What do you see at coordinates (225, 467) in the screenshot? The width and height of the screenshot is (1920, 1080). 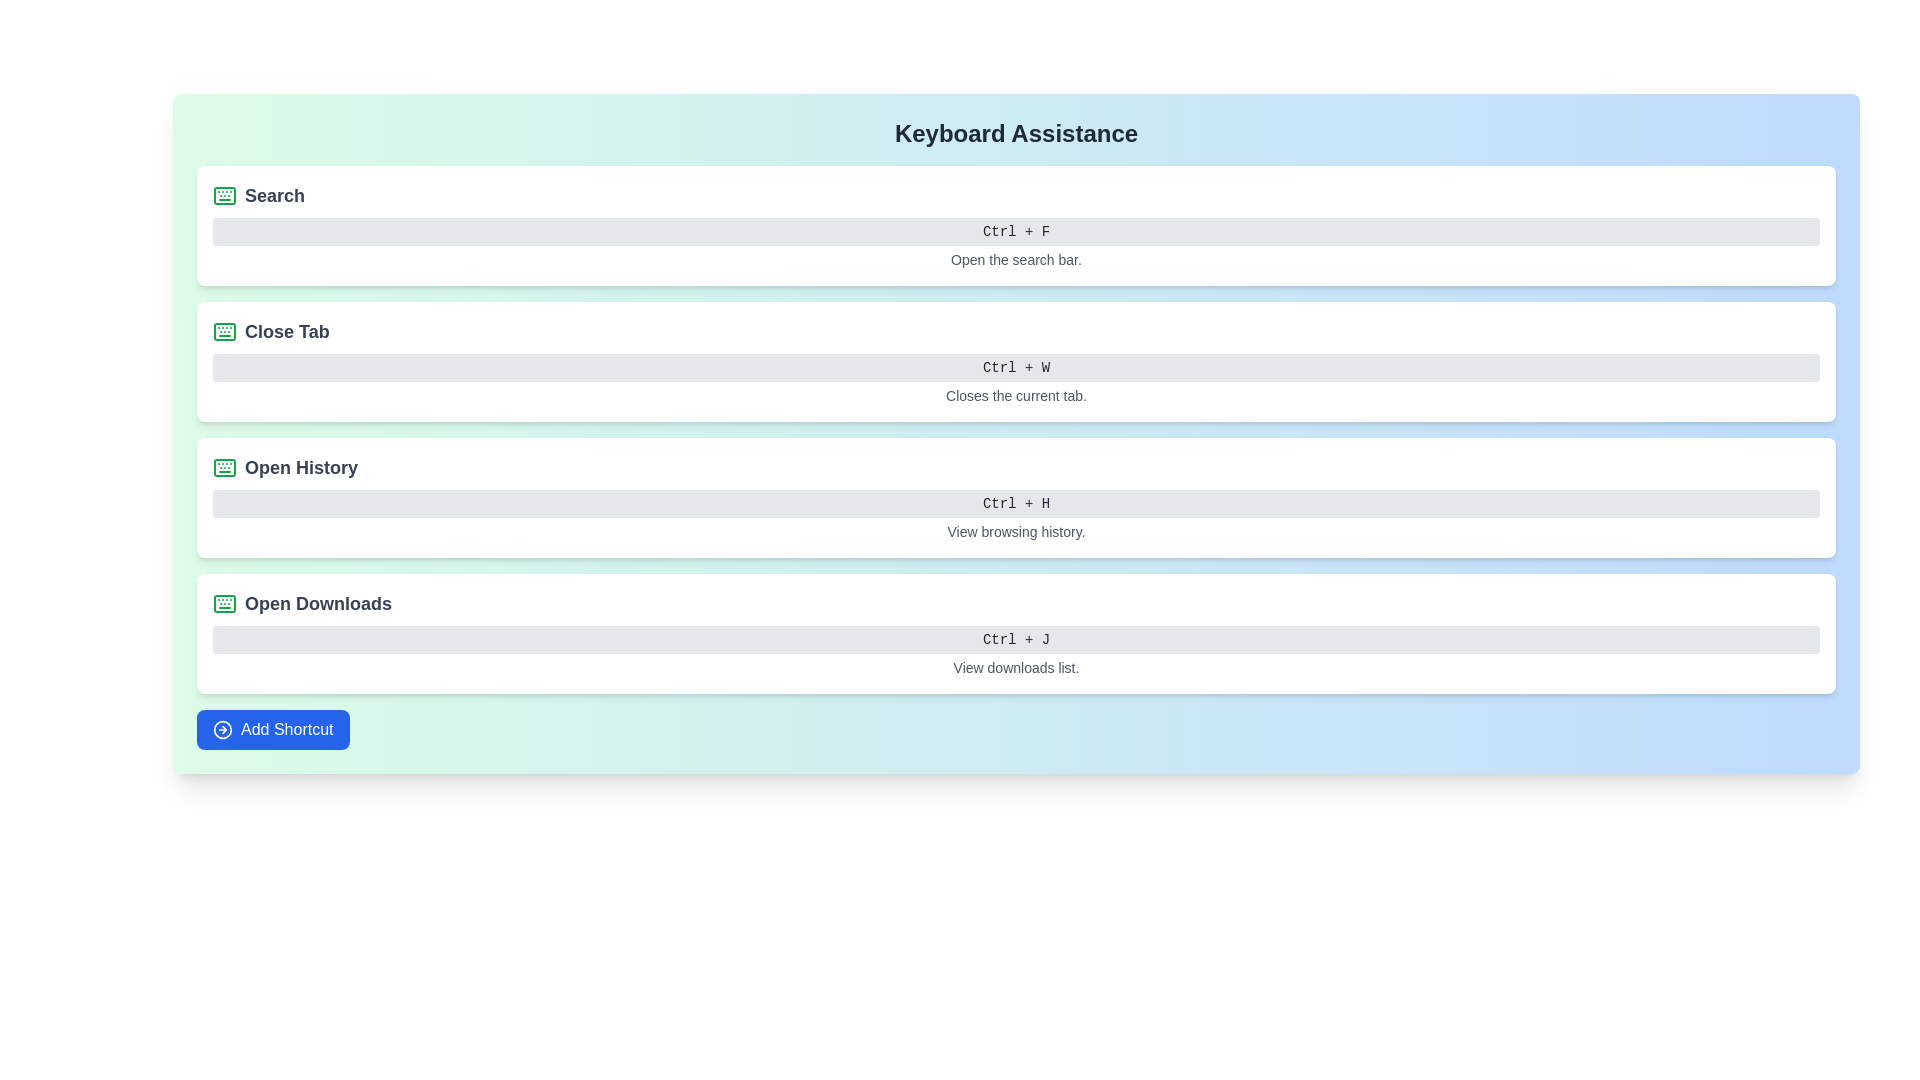 I see `the decorative graphical element that visually represents the key area of the keyboard icon to interact with the icon` at bounding box center [225, 467].